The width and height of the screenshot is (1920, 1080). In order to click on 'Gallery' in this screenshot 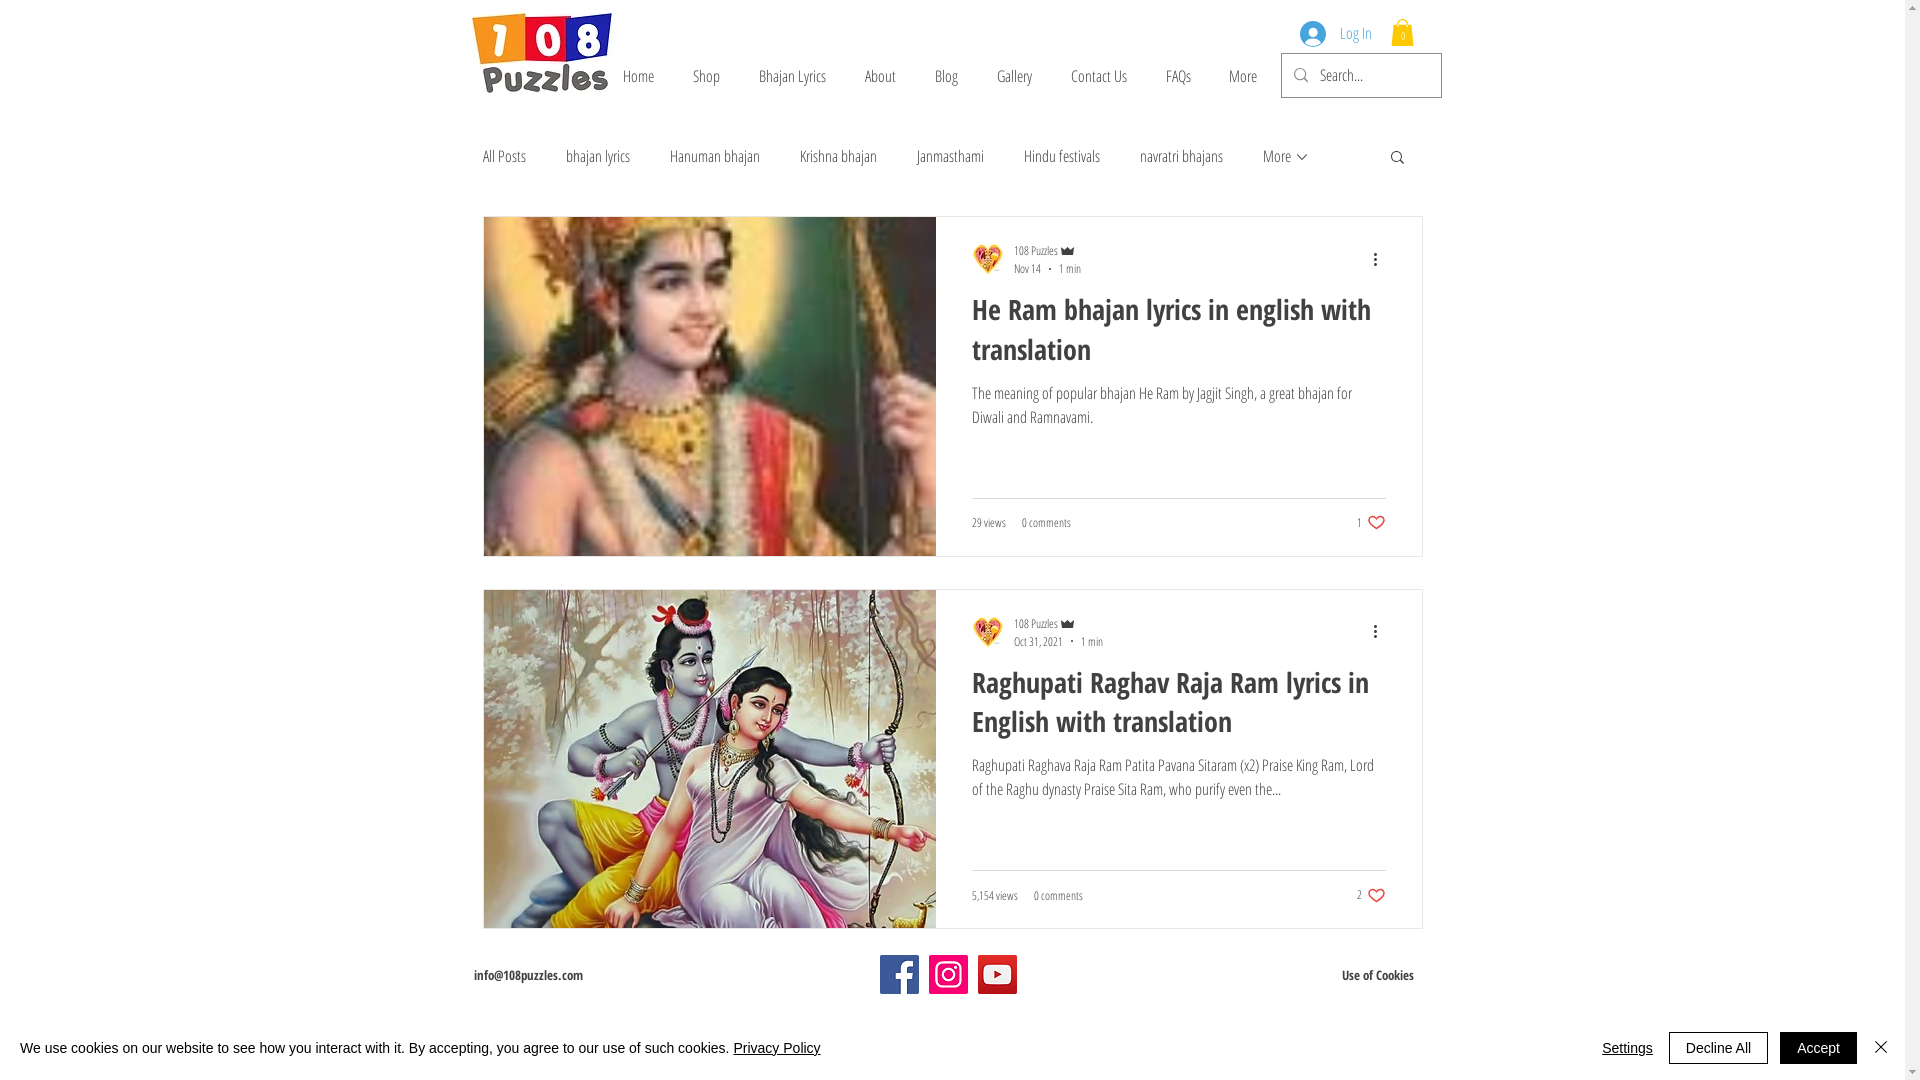, I will do `click(1014, 75)`.